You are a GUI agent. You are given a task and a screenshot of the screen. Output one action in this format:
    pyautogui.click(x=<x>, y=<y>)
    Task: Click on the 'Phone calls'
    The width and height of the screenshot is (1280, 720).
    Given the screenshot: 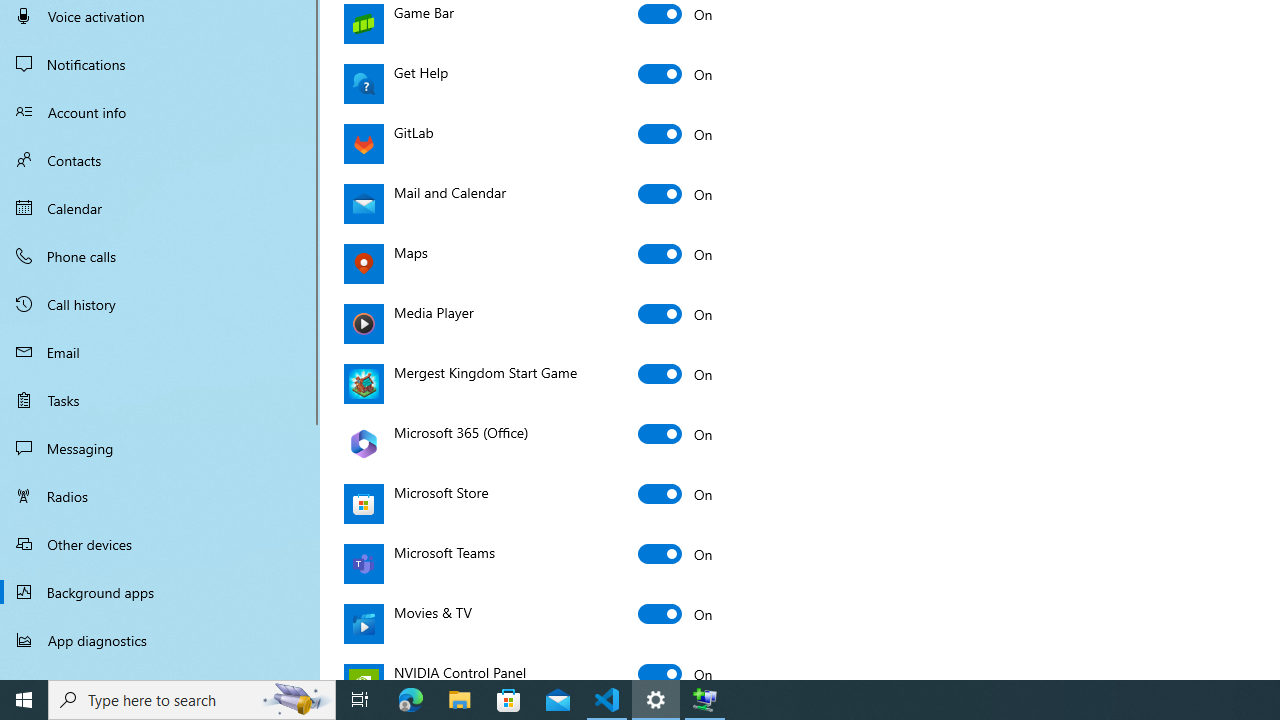 What is the action you would take?
    pyautogui.click(x=160, y=254)
    